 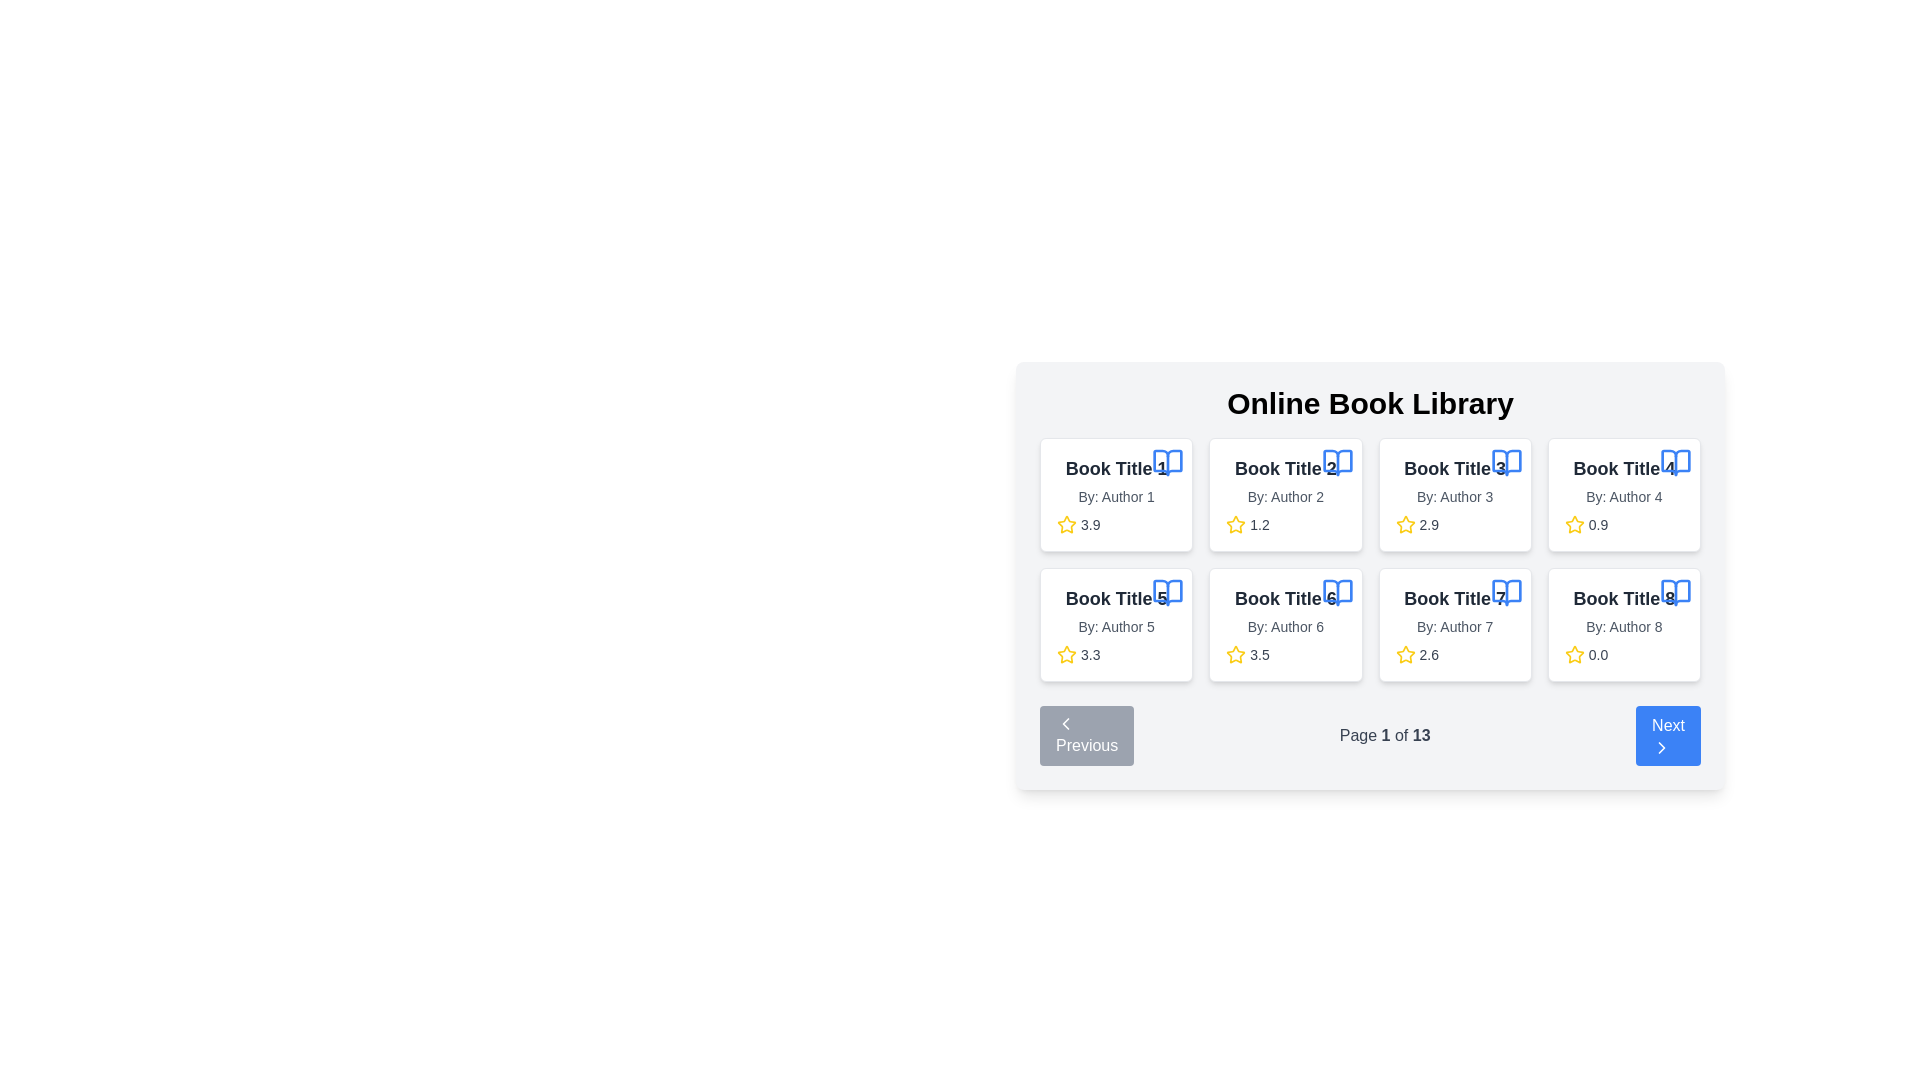 I want to click on the book information card located in the second row and second column of the grid layout, so click(x=1285, y=623).